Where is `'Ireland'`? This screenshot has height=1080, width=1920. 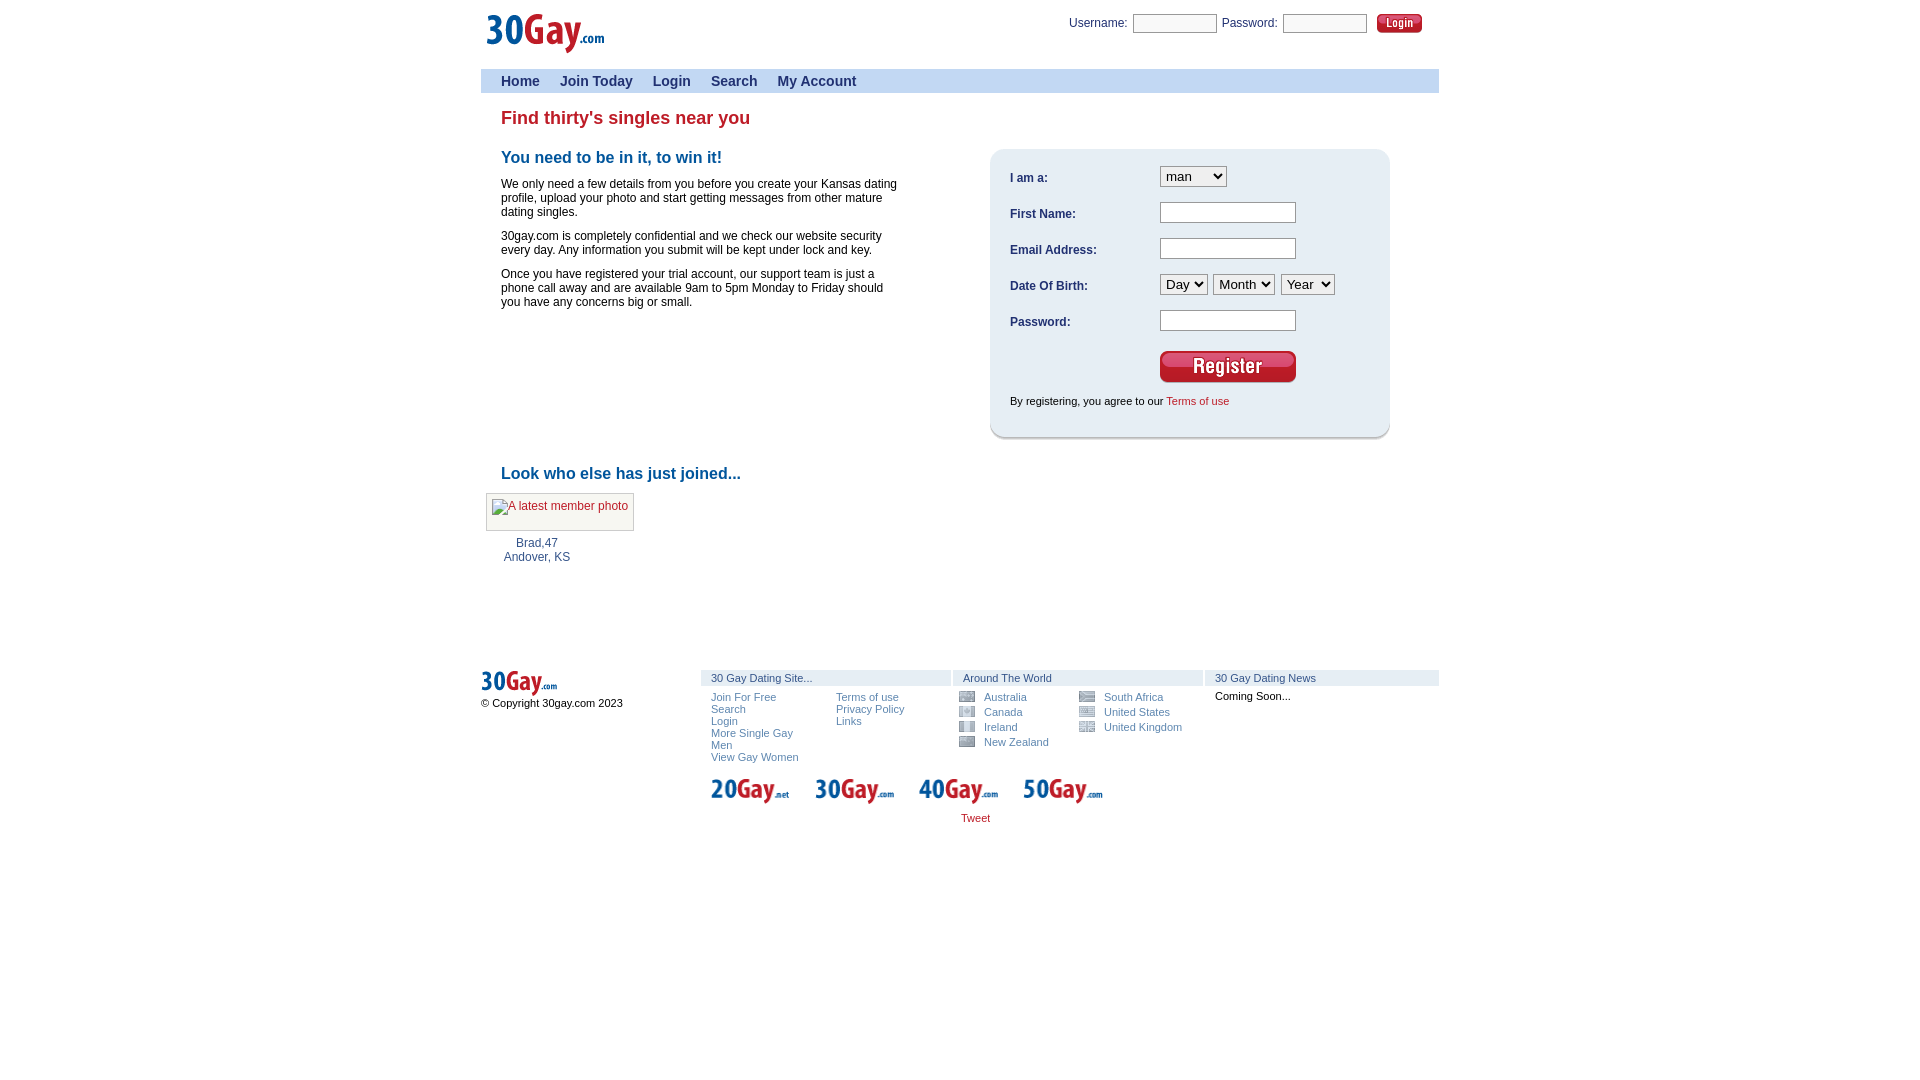
'Ireland' is located at coordinates (1011, 726).